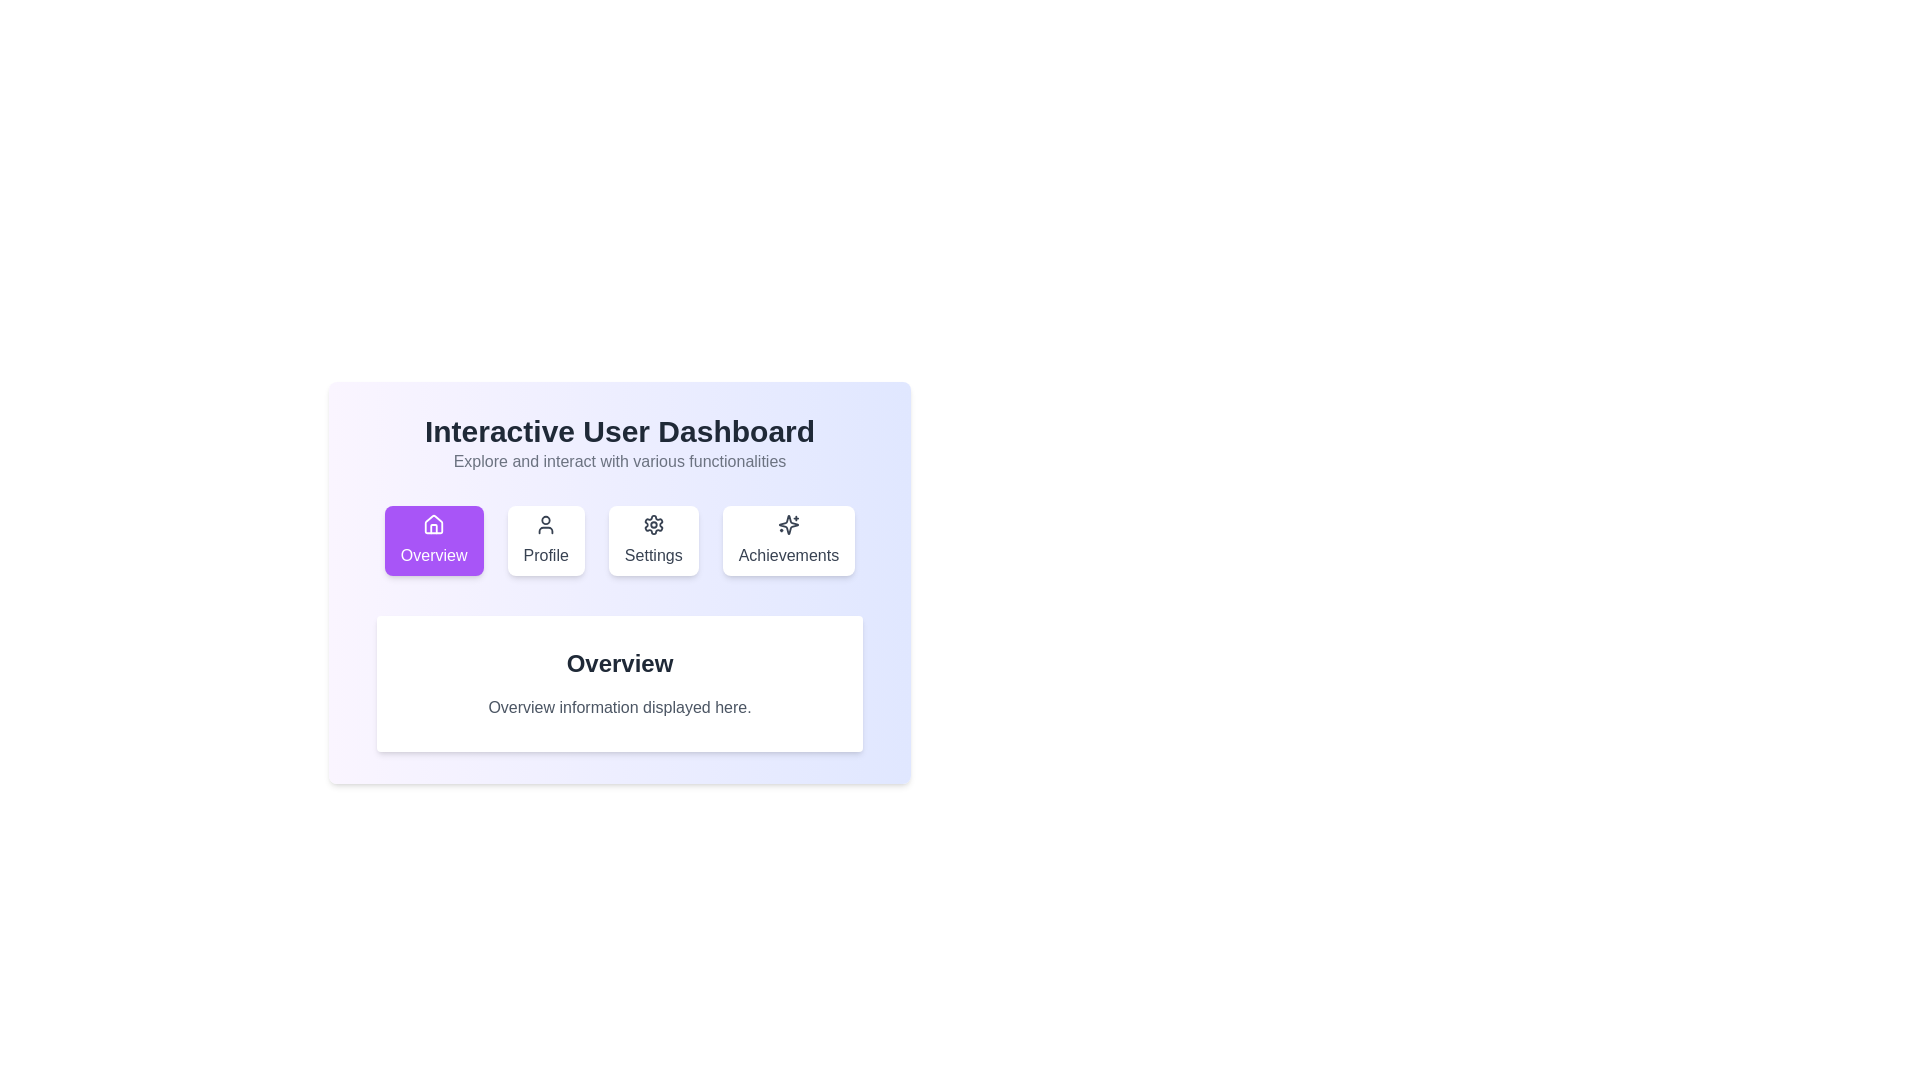  What do you see at coordinates (618, 442) in the screenshot?
I see `the header text block that serves as the introduction for the user dashboard interface, which is positioned above the row of buttons` at bounding box center [618, 442].